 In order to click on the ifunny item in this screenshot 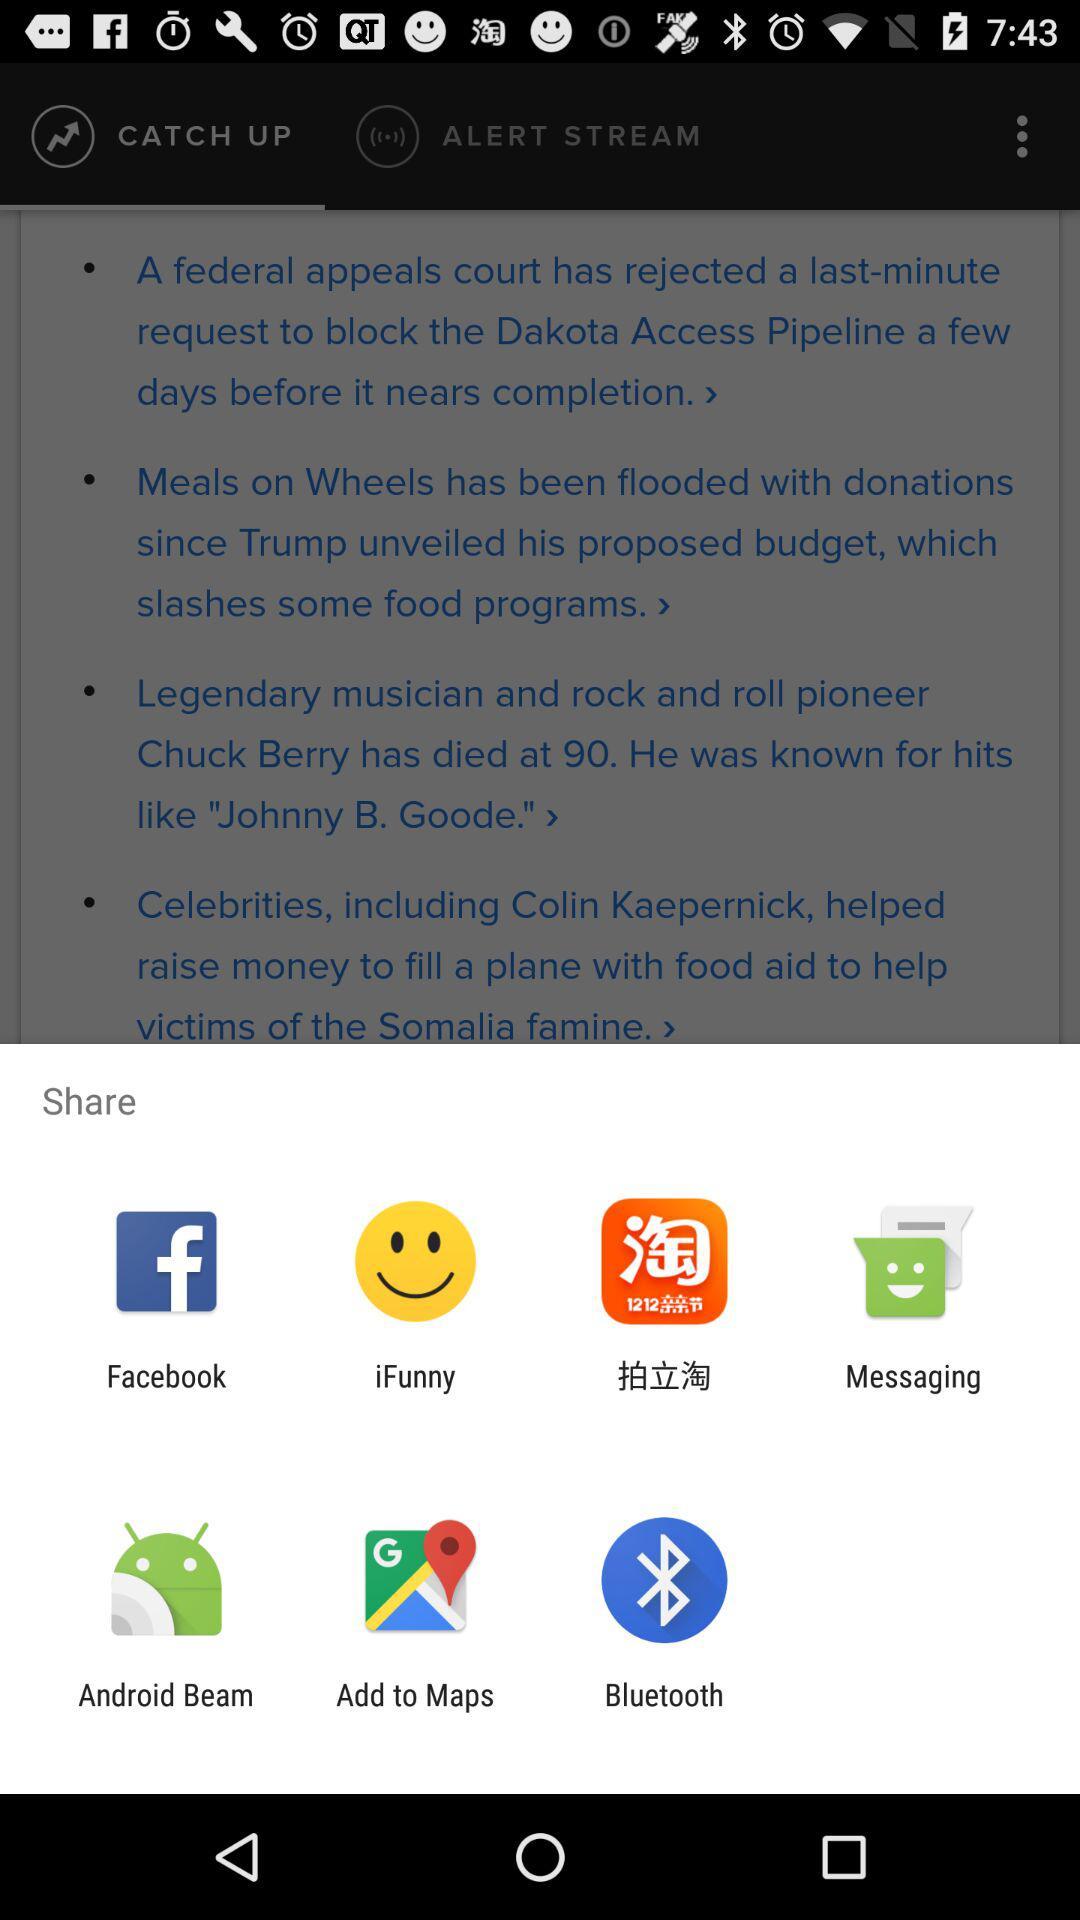, I will do `click(414, 1392)`.